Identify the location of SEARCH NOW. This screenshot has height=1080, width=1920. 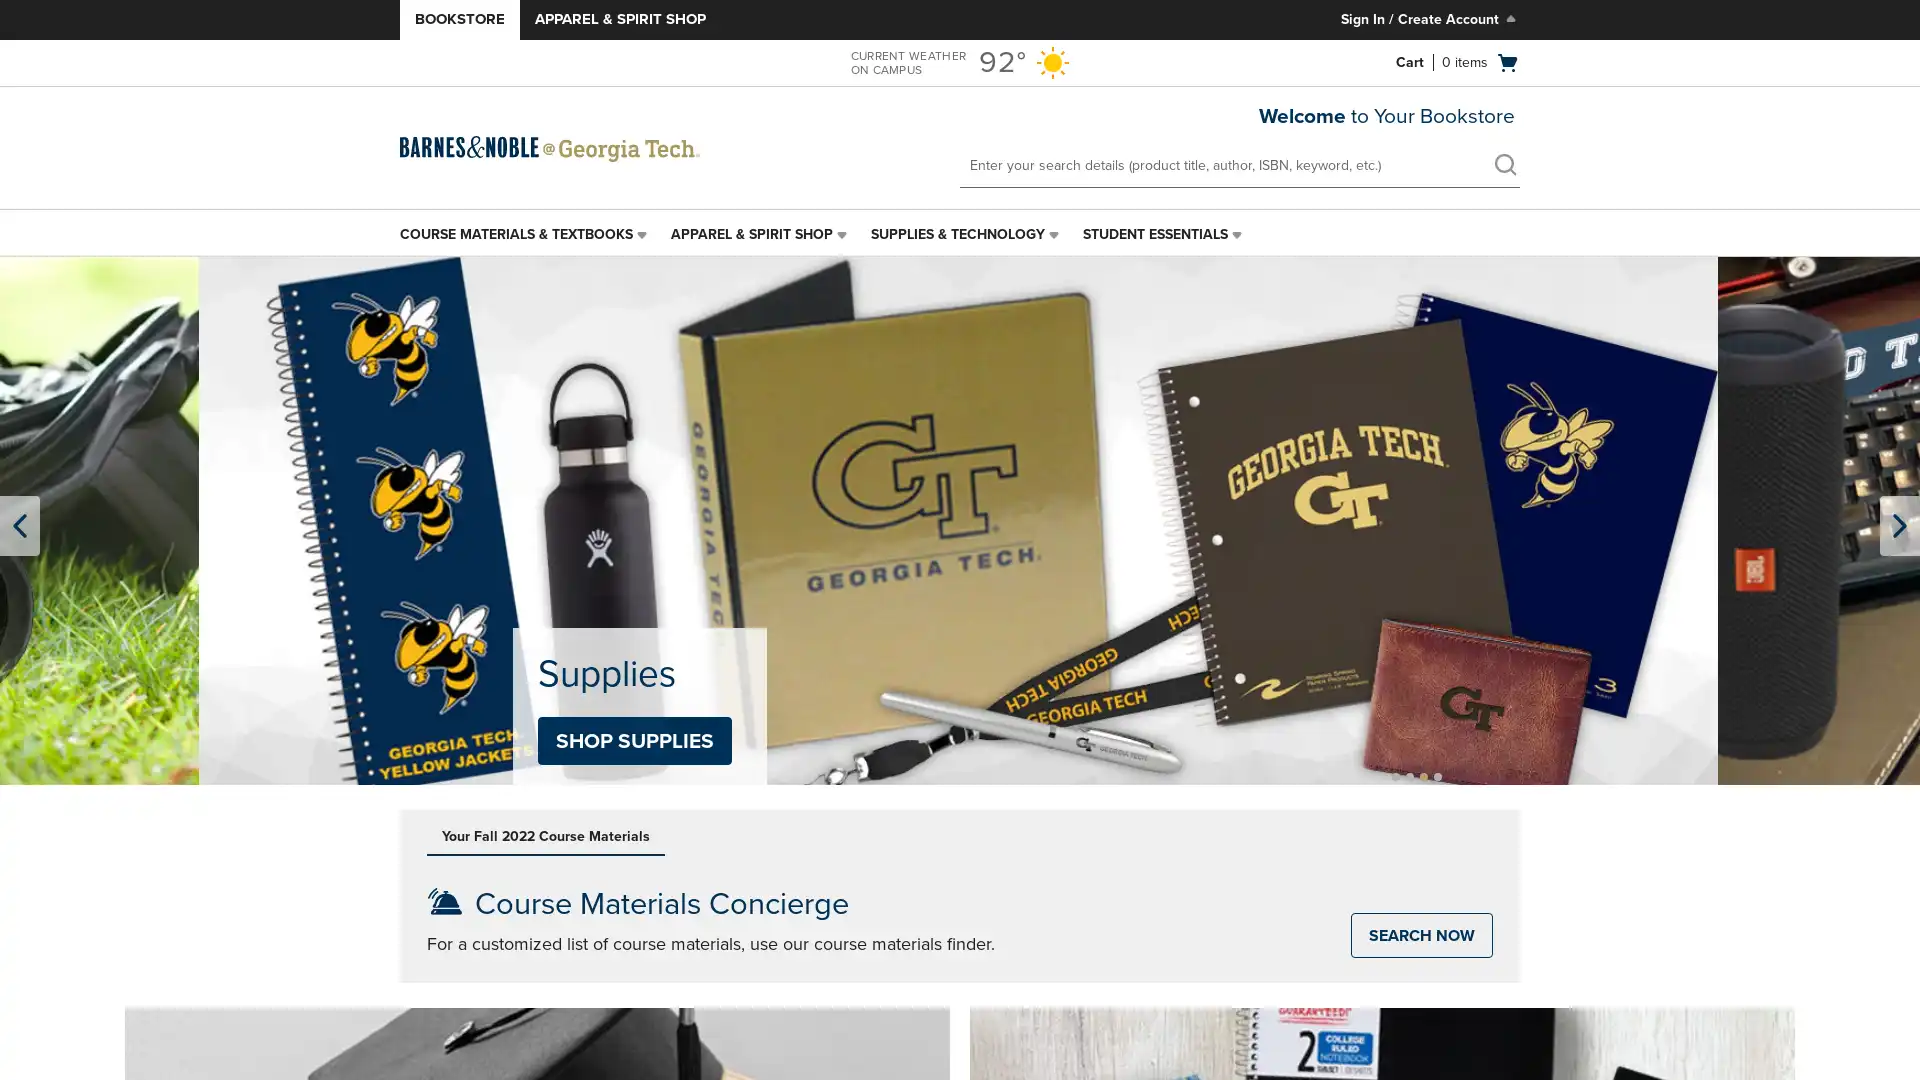
(1420, 934).